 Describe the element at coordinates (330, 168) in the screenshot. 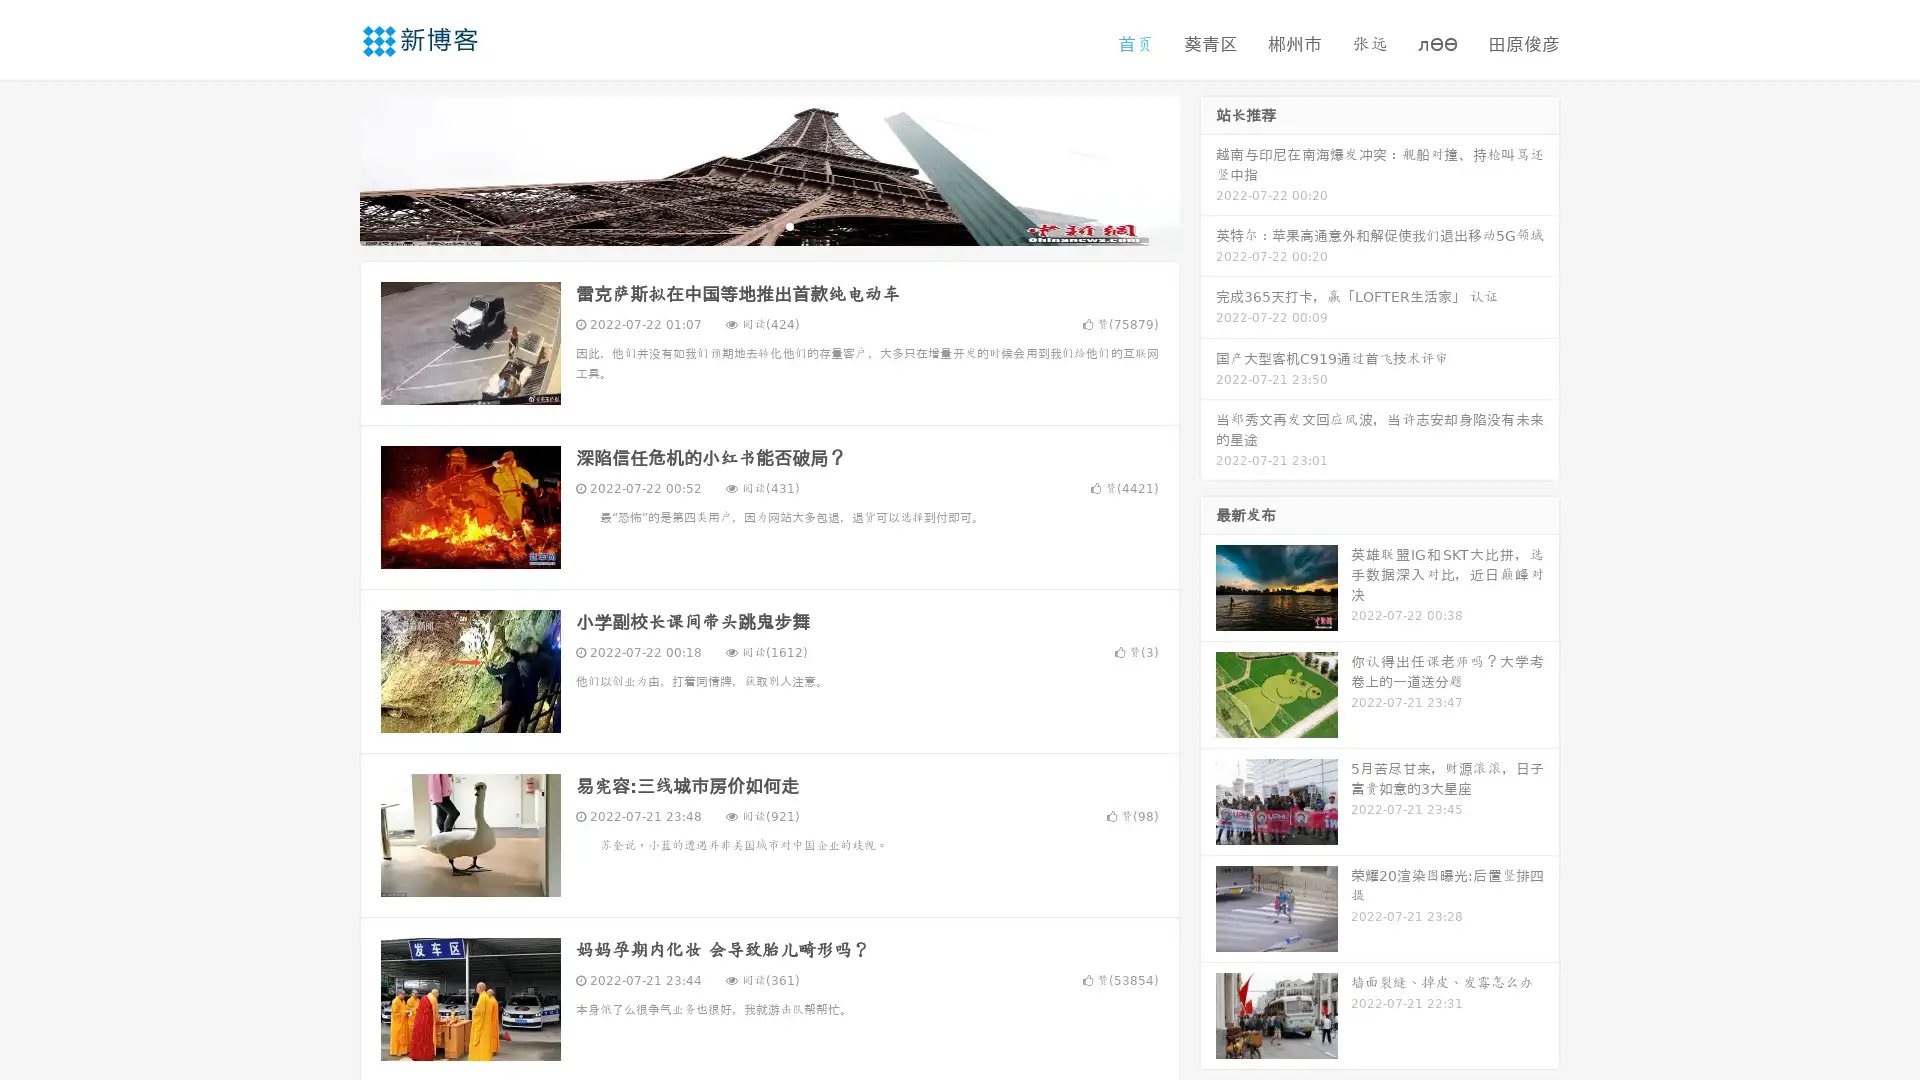

I see `Previous slide` at that location.